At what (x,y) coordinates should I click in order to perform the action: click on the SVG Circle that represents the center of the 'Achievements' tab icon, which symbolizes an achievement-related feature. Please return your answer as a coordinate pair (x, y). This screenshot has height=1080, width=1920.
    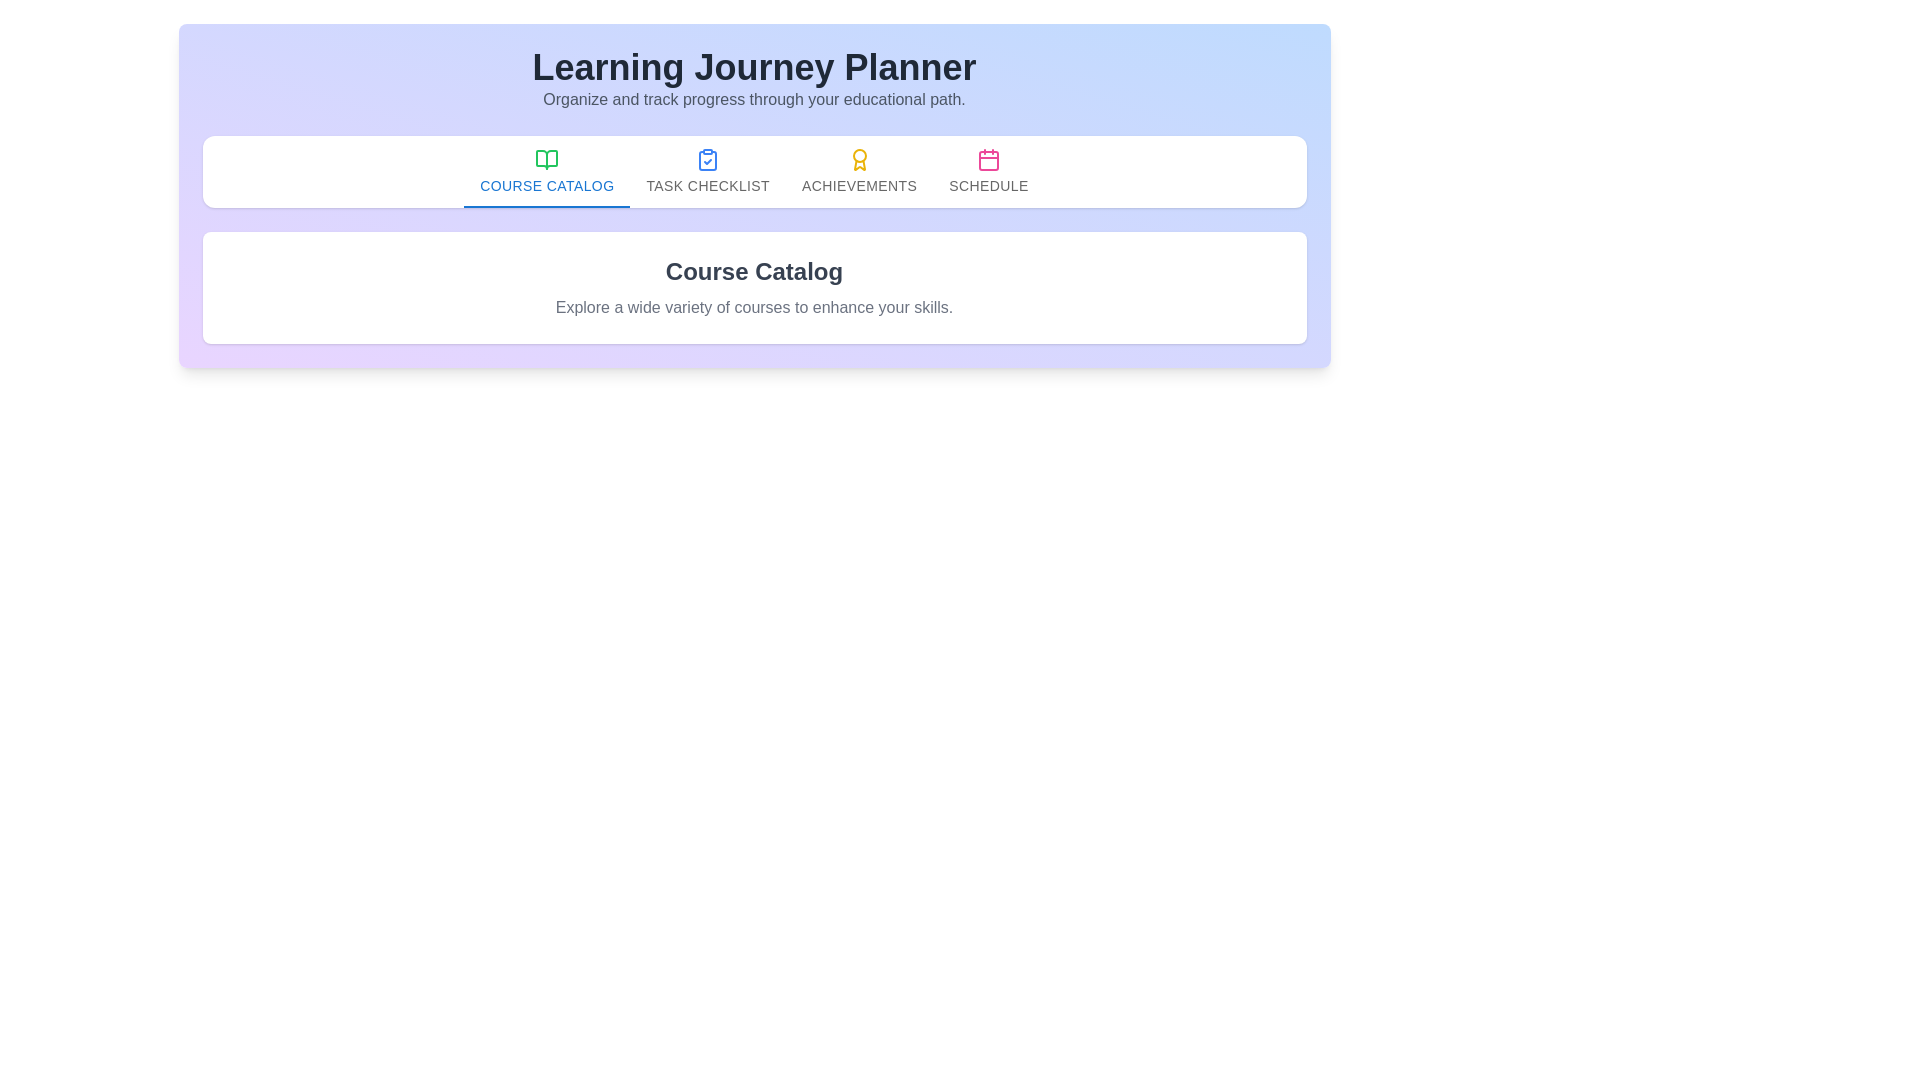
    Looking at the image, I should click on (859, 155).